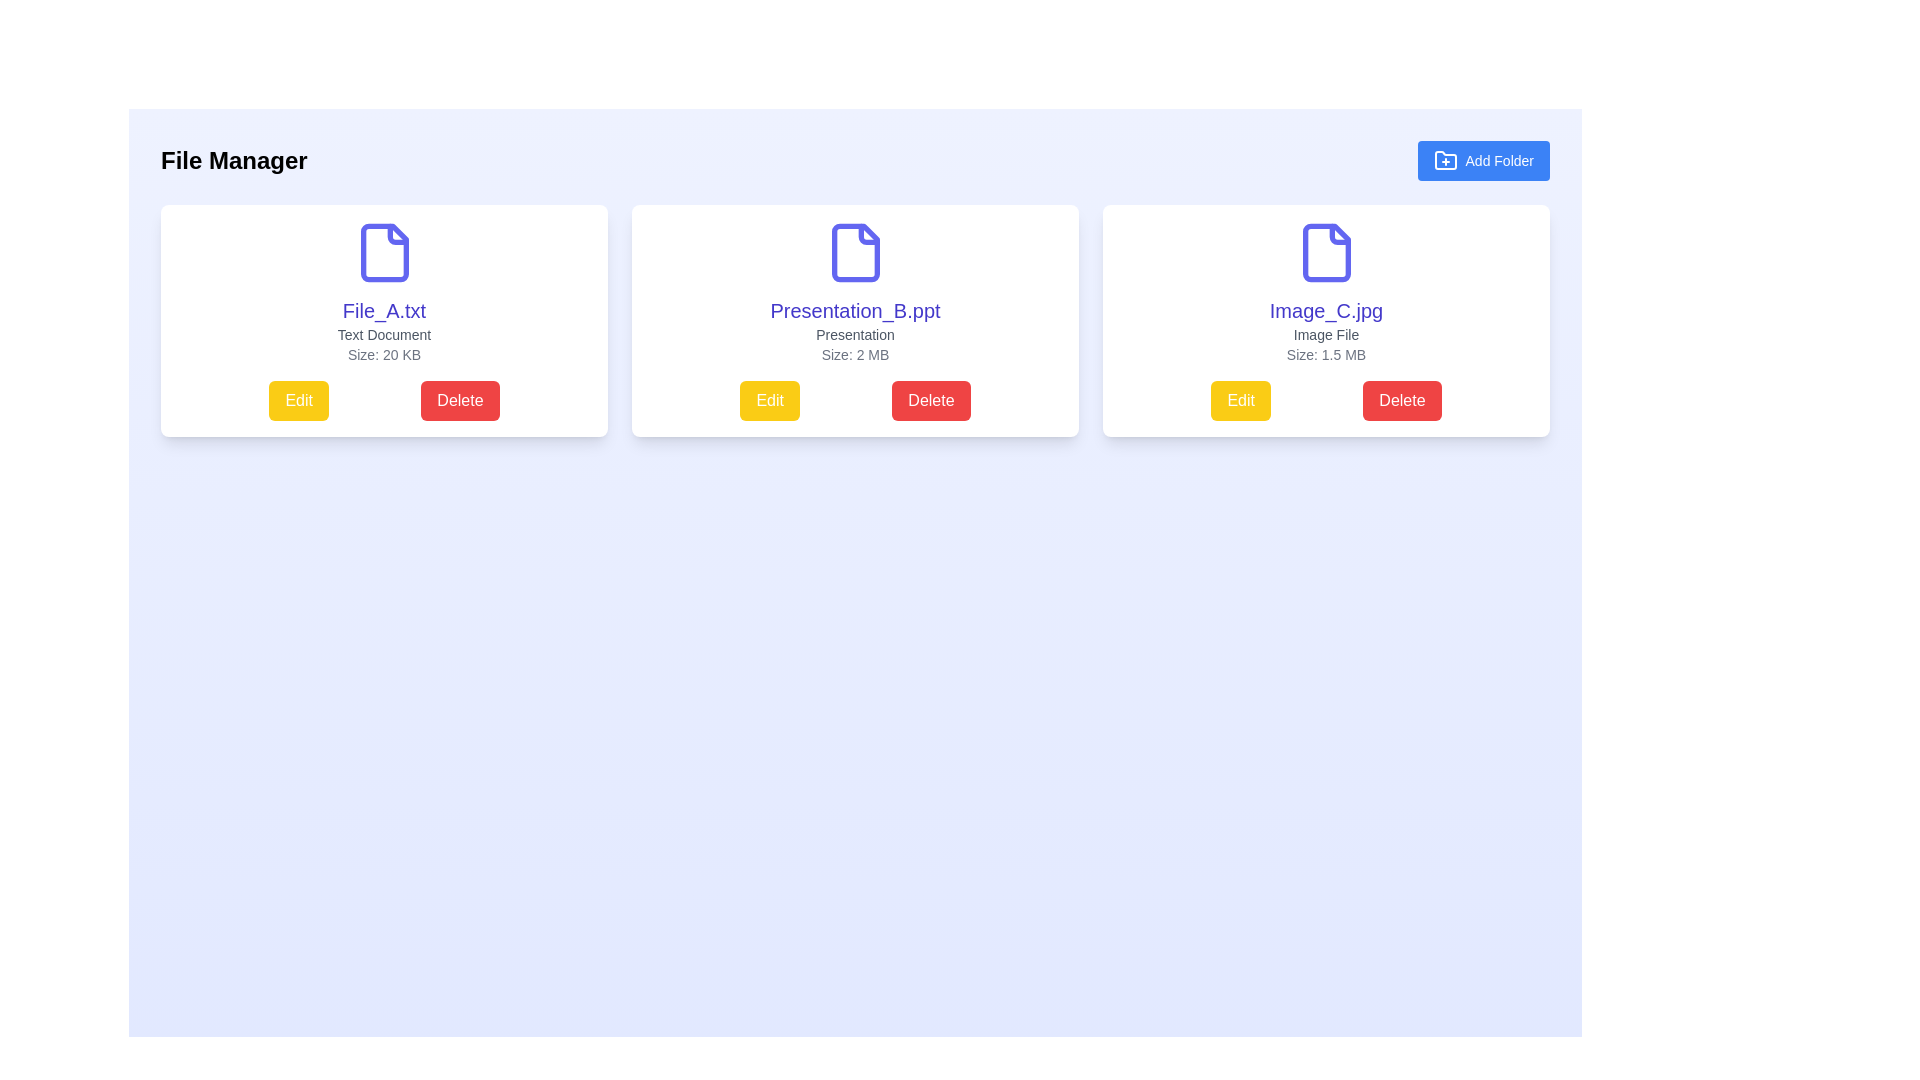 This screenshot has height=1080, width=1920. What do you see at coordinates (234, 160) in the screenshot?
I see `the bold, black text label displaying 'File Manager', which is prominently positioned at the top-left corner of the header section` at bounding box center [234, 160].